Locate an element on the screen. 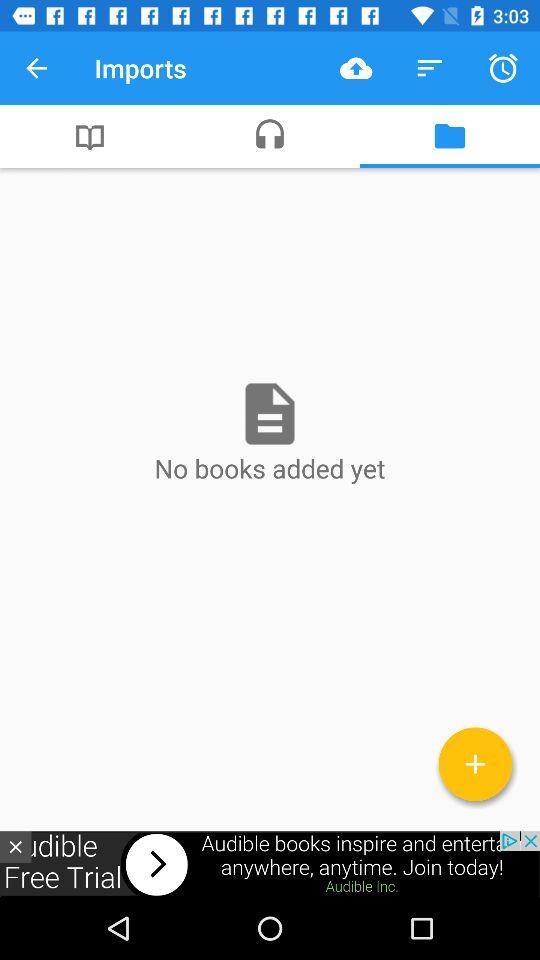 This screenshot has height=960, width=540. the close icon is located at coordinates (14, 846).